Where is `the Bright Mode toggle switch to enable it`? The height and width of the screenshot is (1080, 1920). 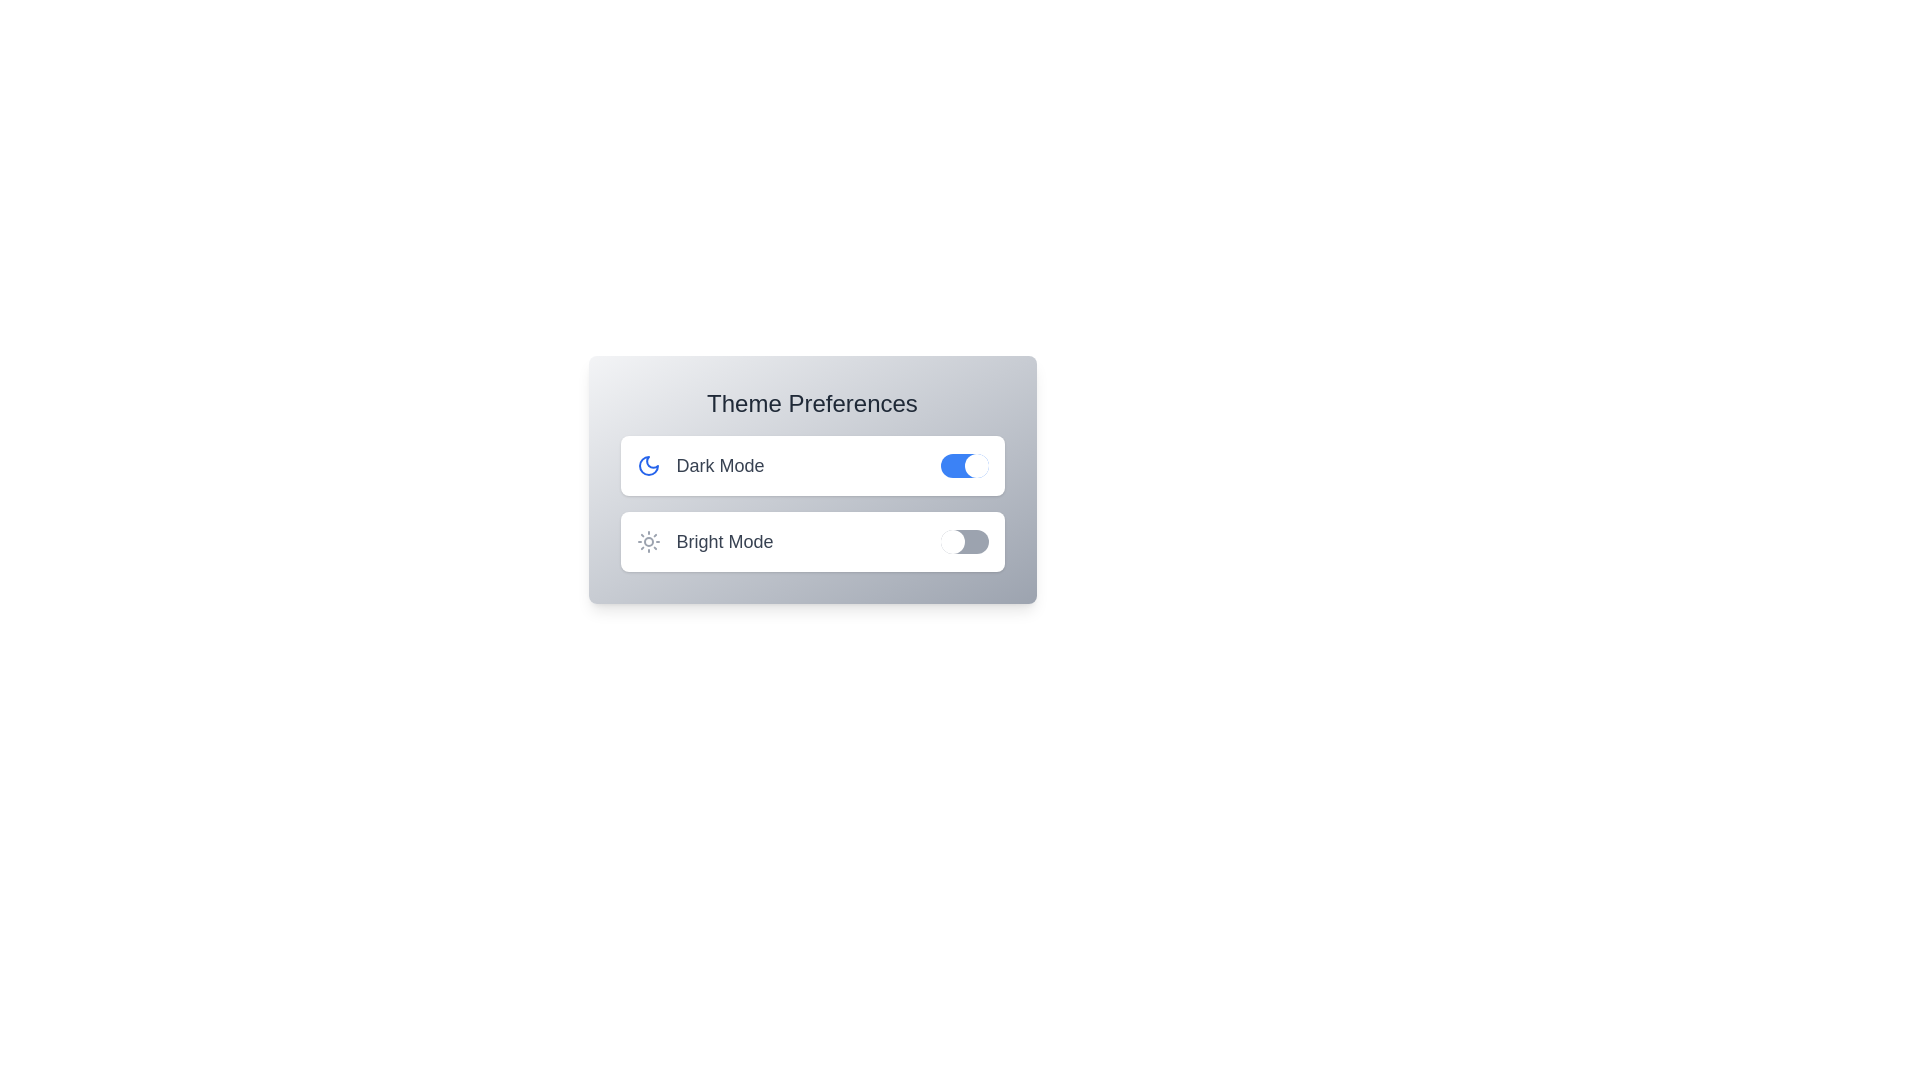
the Bright Mode toggle switch to enable it is located at coordinates (964, 542).